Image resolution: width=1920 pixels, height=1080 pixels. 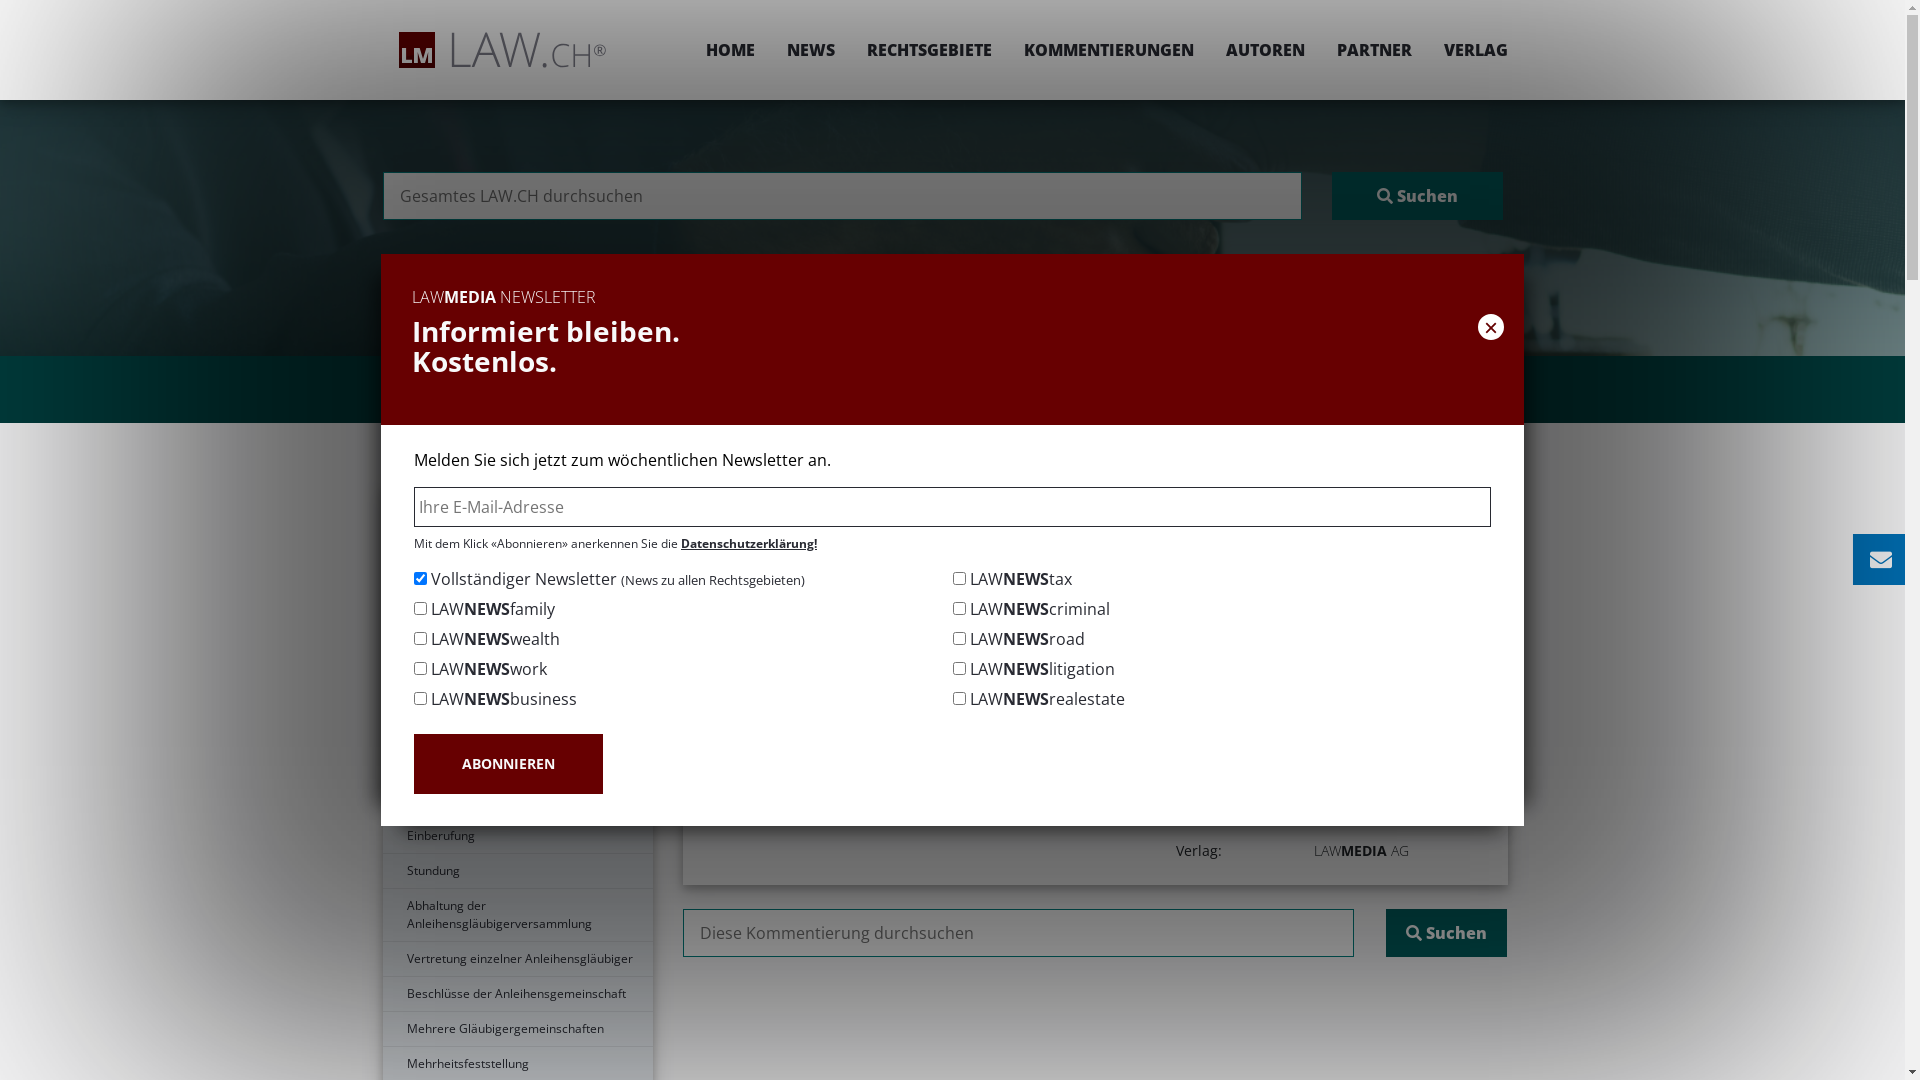 I want to click on 'KOMMENTIERUNGEN', so click(x=1107, y=49).